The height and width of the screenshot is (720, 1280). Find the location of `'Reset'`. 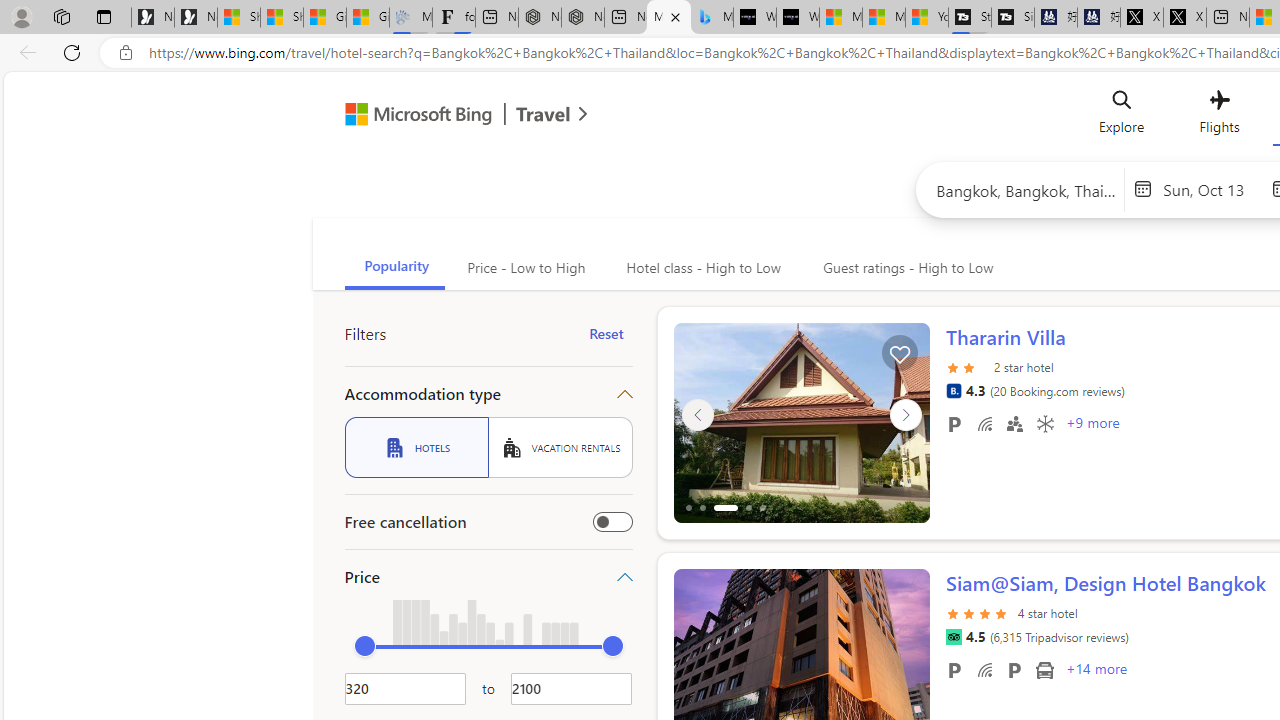

'Reset' is located at coordinates (605, 333).